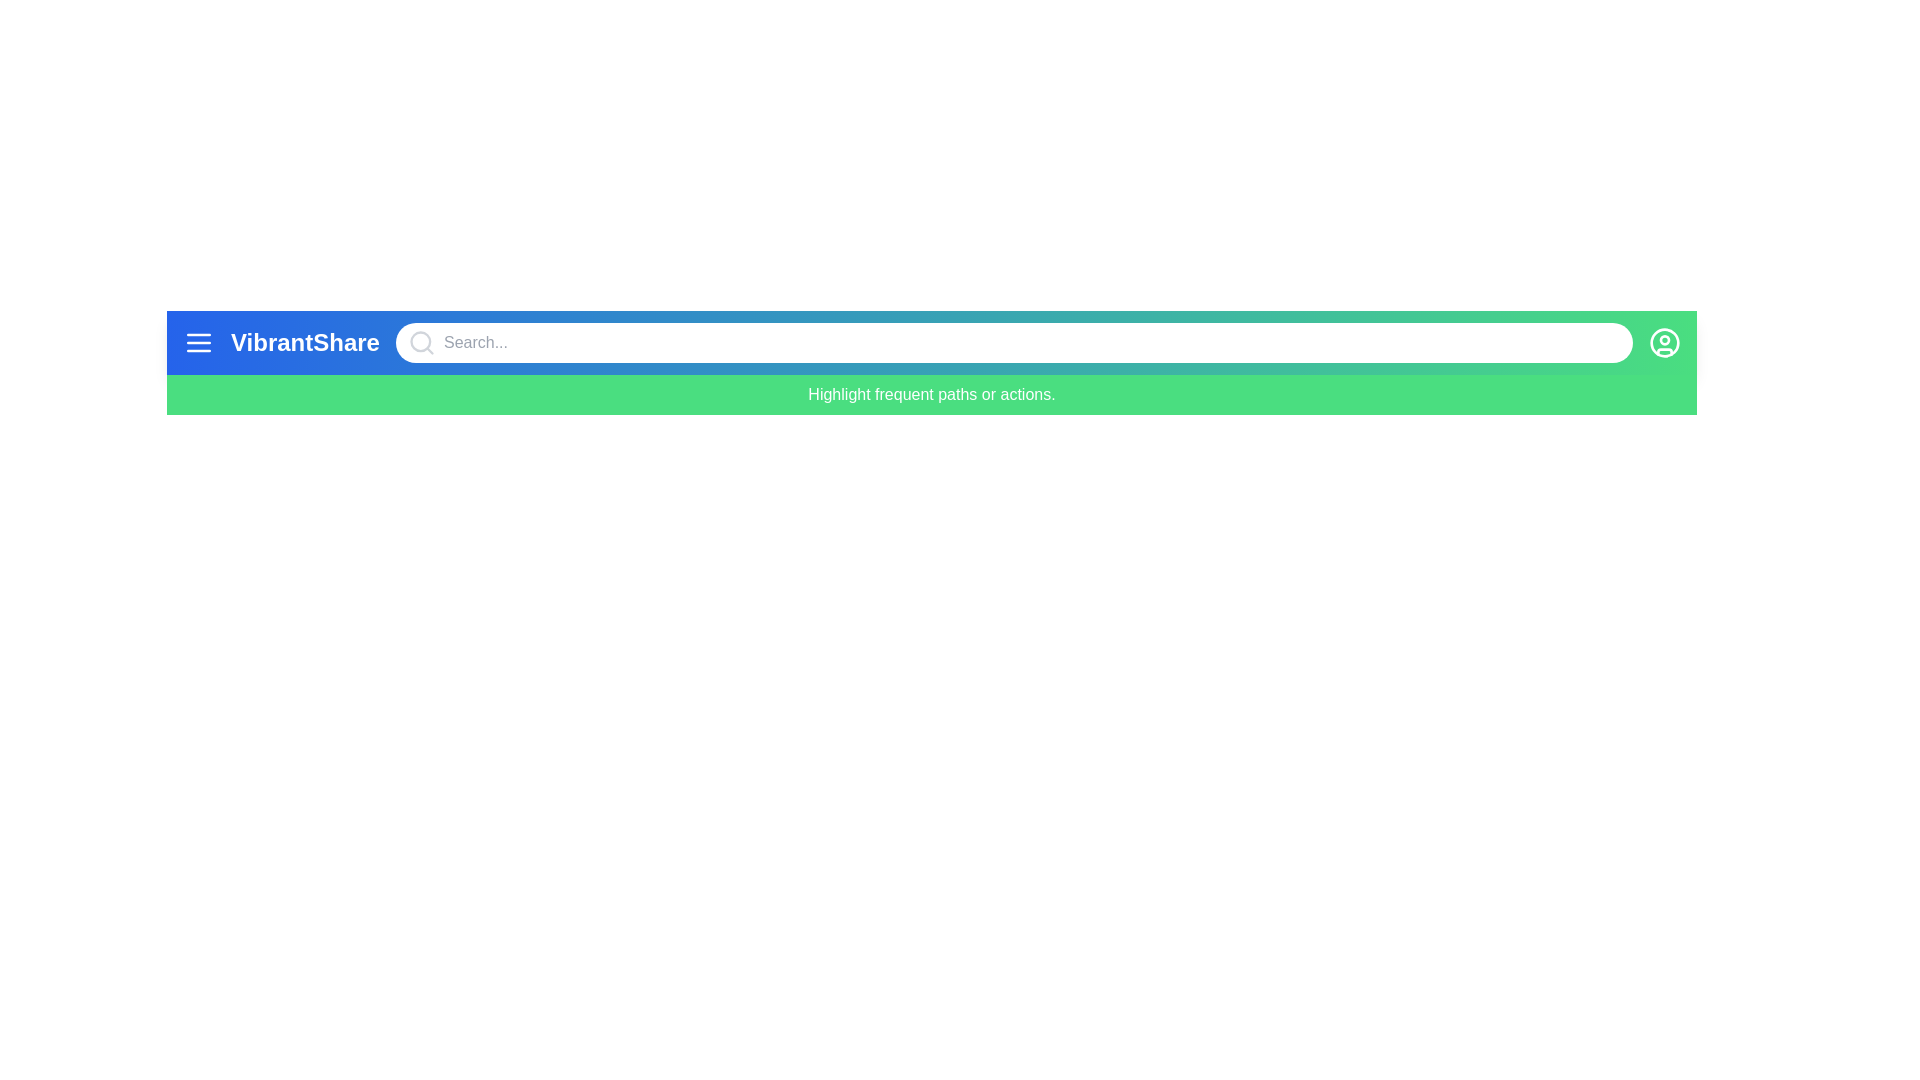 This screenshot has height=1080, width=1920. What do you see at coordinates (1665, 342) in the screenshot?
I see `the user icon to access user options` at bounding box center [1665, 342].